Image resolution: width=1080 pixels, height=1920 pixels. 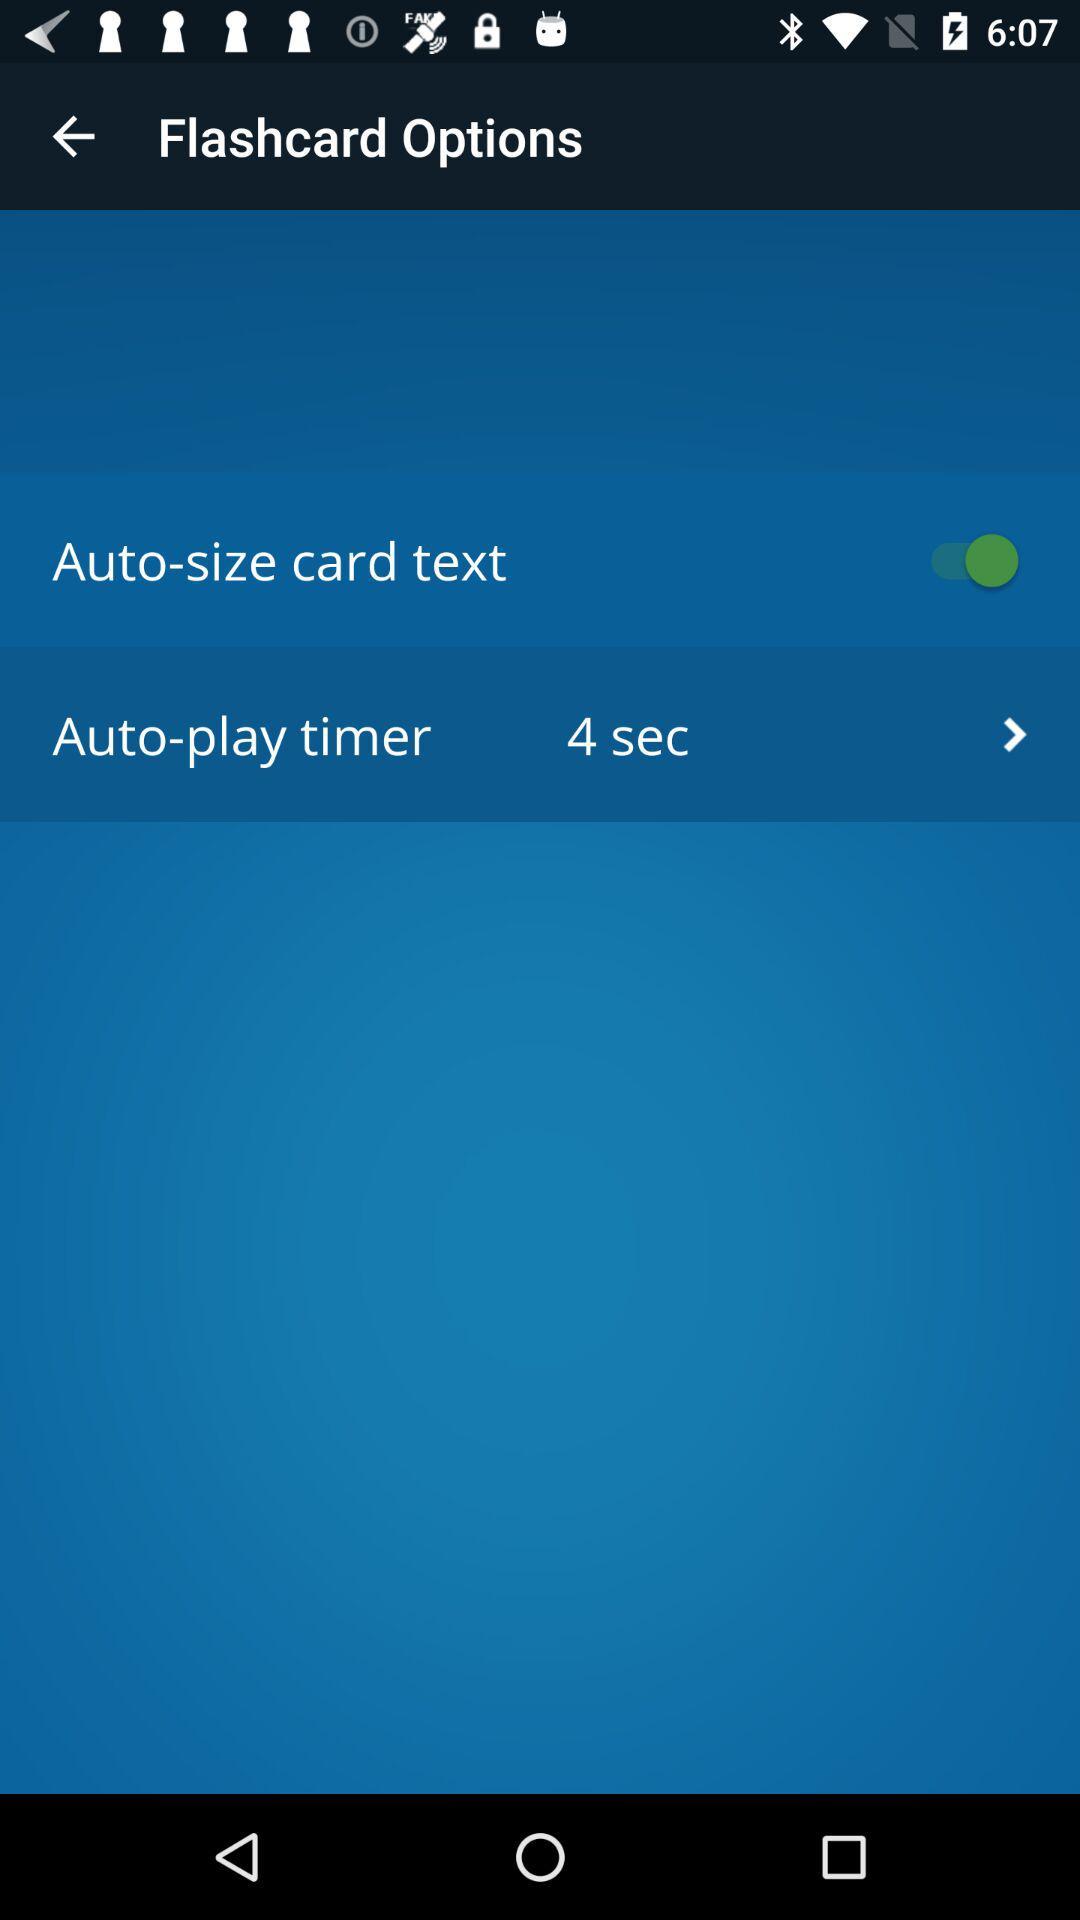 I want to click on auto-size card text option, so click(x=964, y=560).